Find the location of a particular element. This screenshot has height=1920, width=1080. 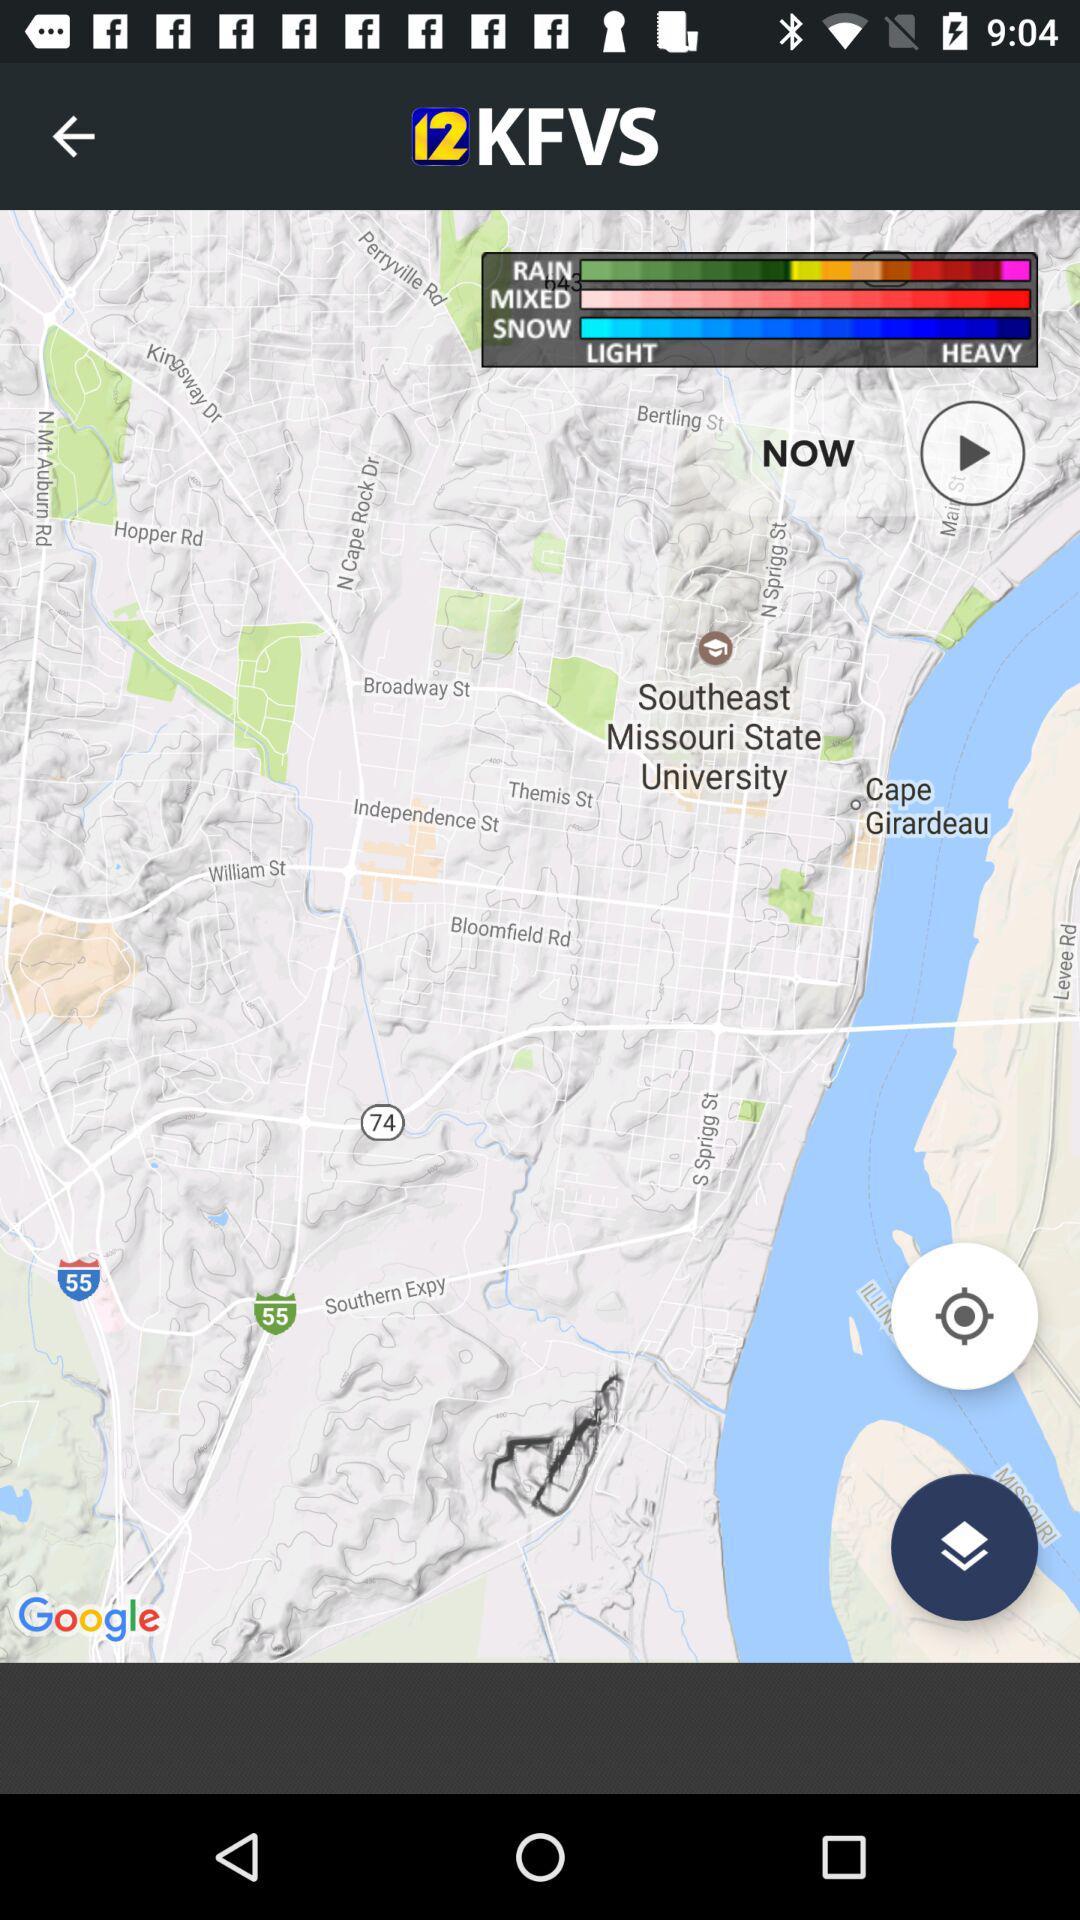

the location_crosshair icon is located at coordinates (963, 1316).